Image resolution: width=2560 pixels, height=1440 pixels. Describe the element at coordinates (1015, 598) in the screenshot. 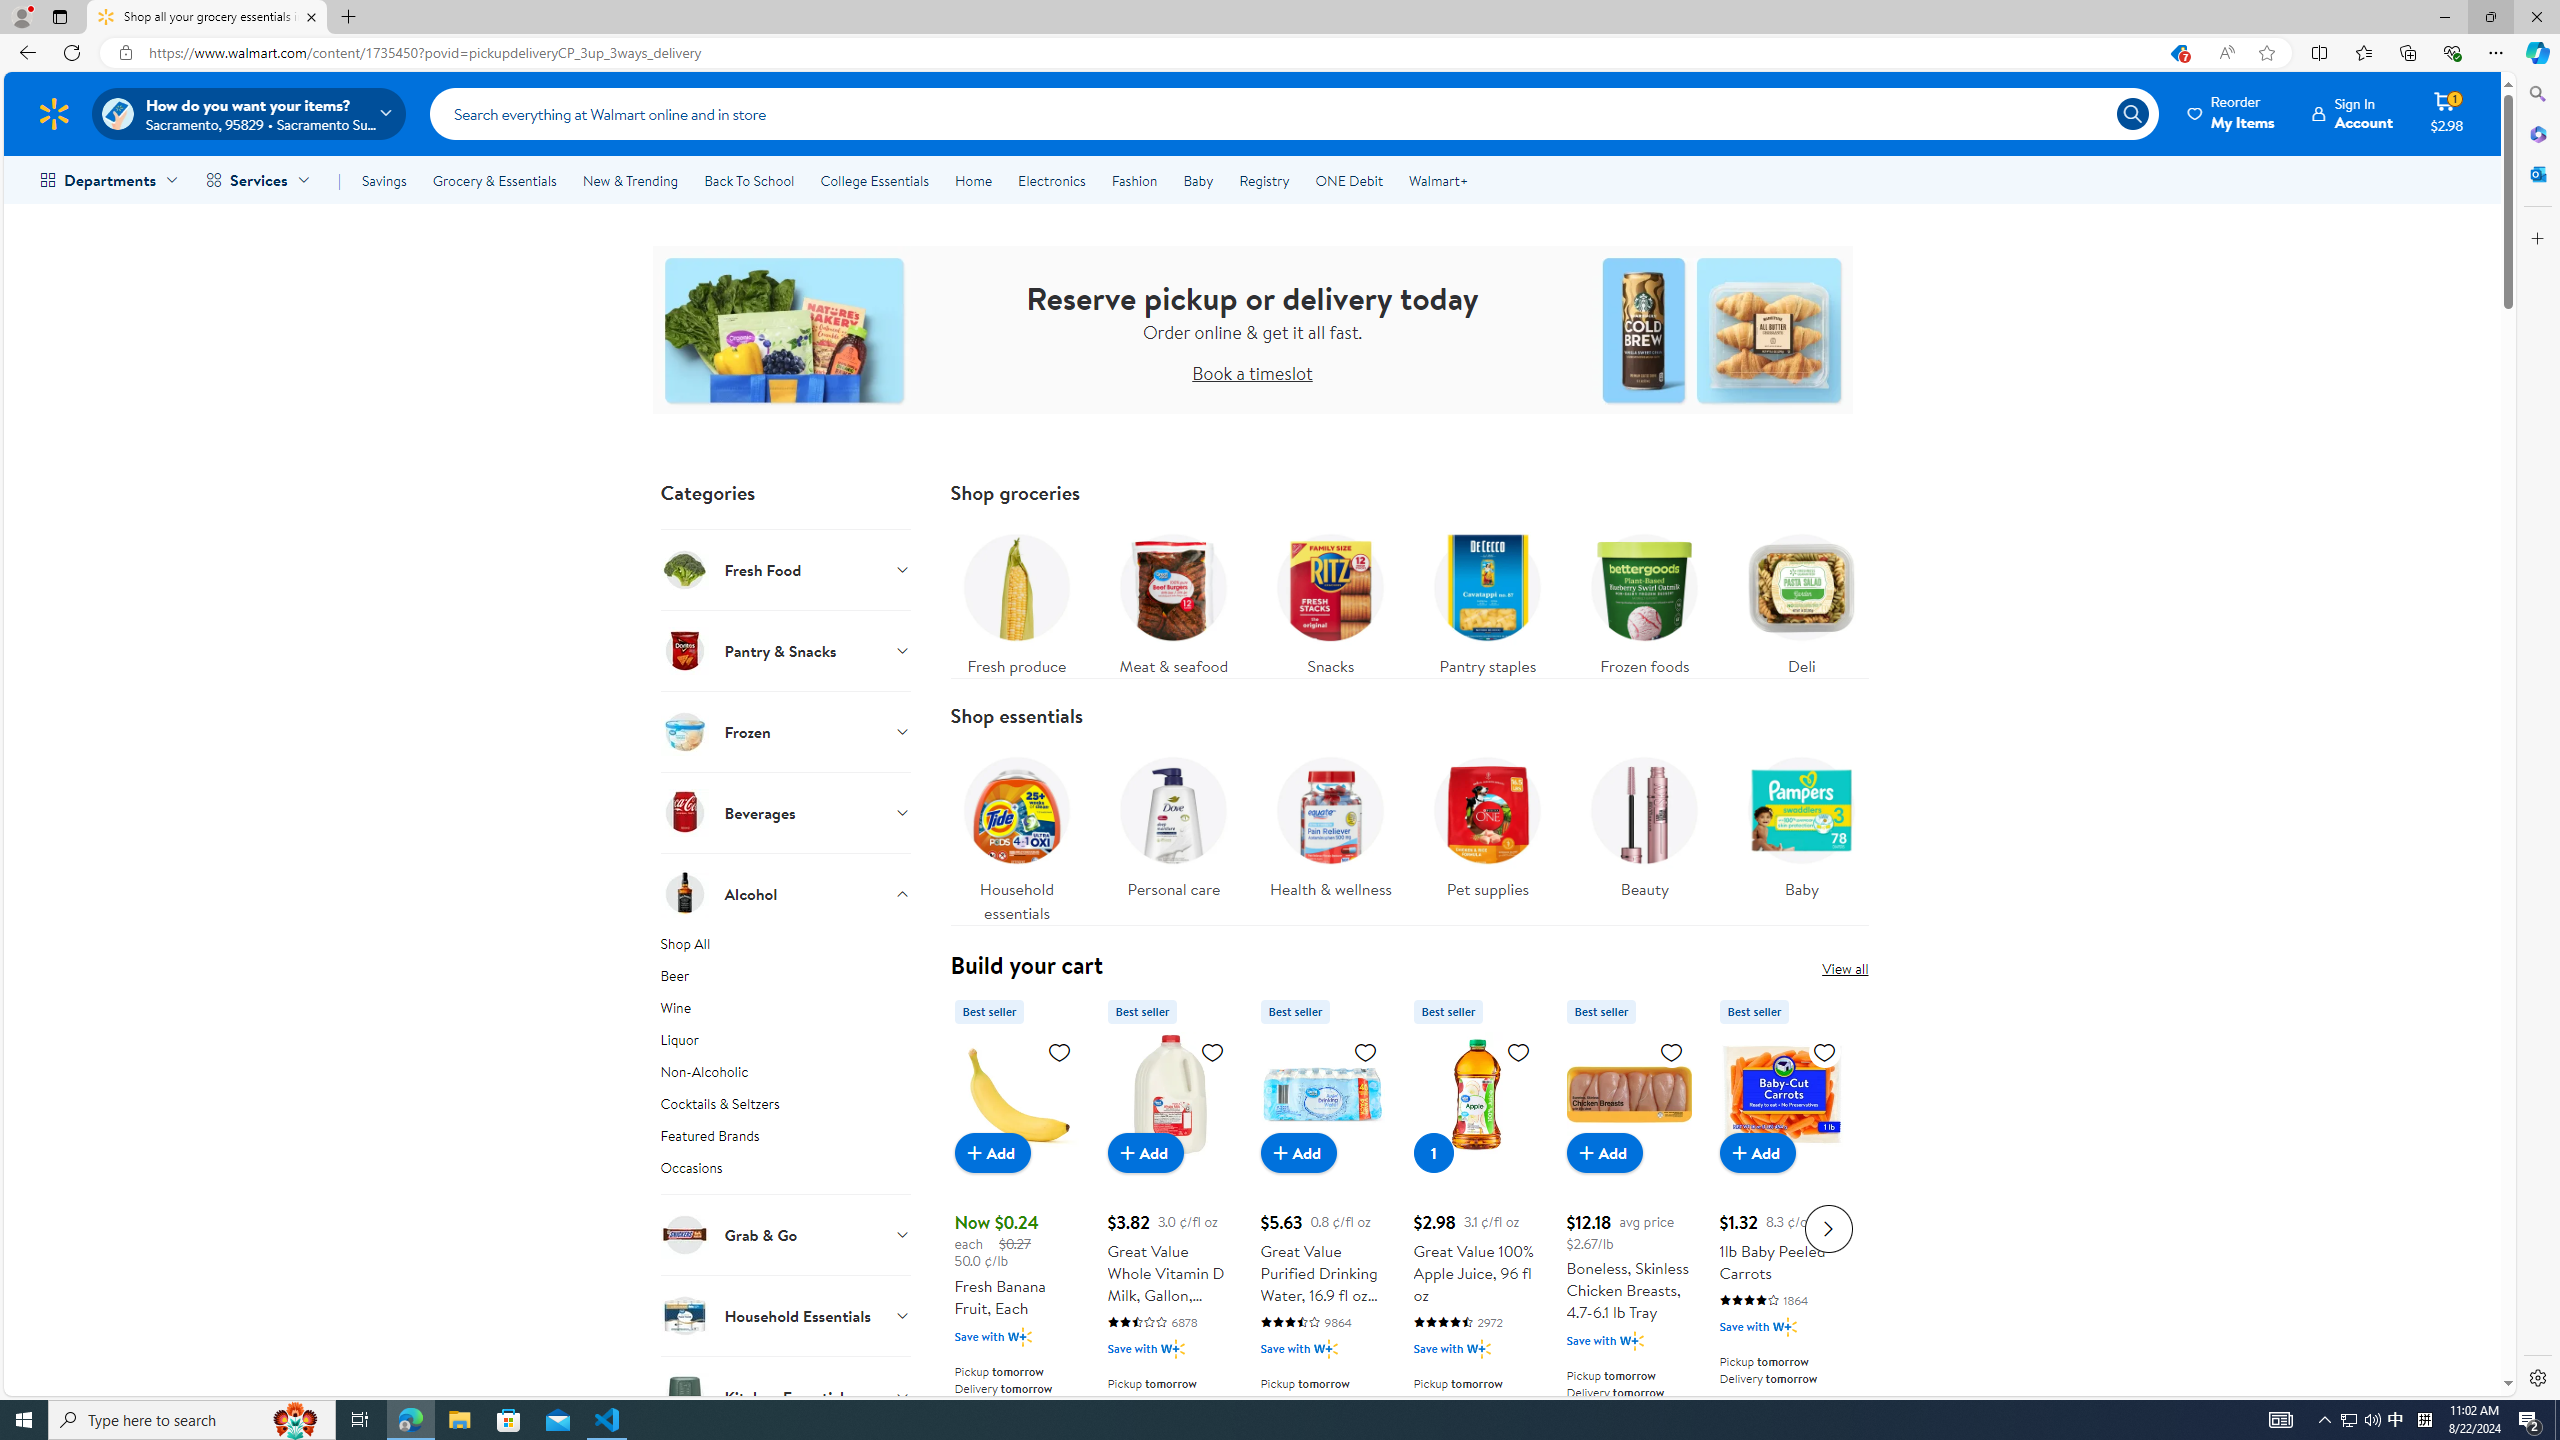

I see `'Fresh produce'` at that location.